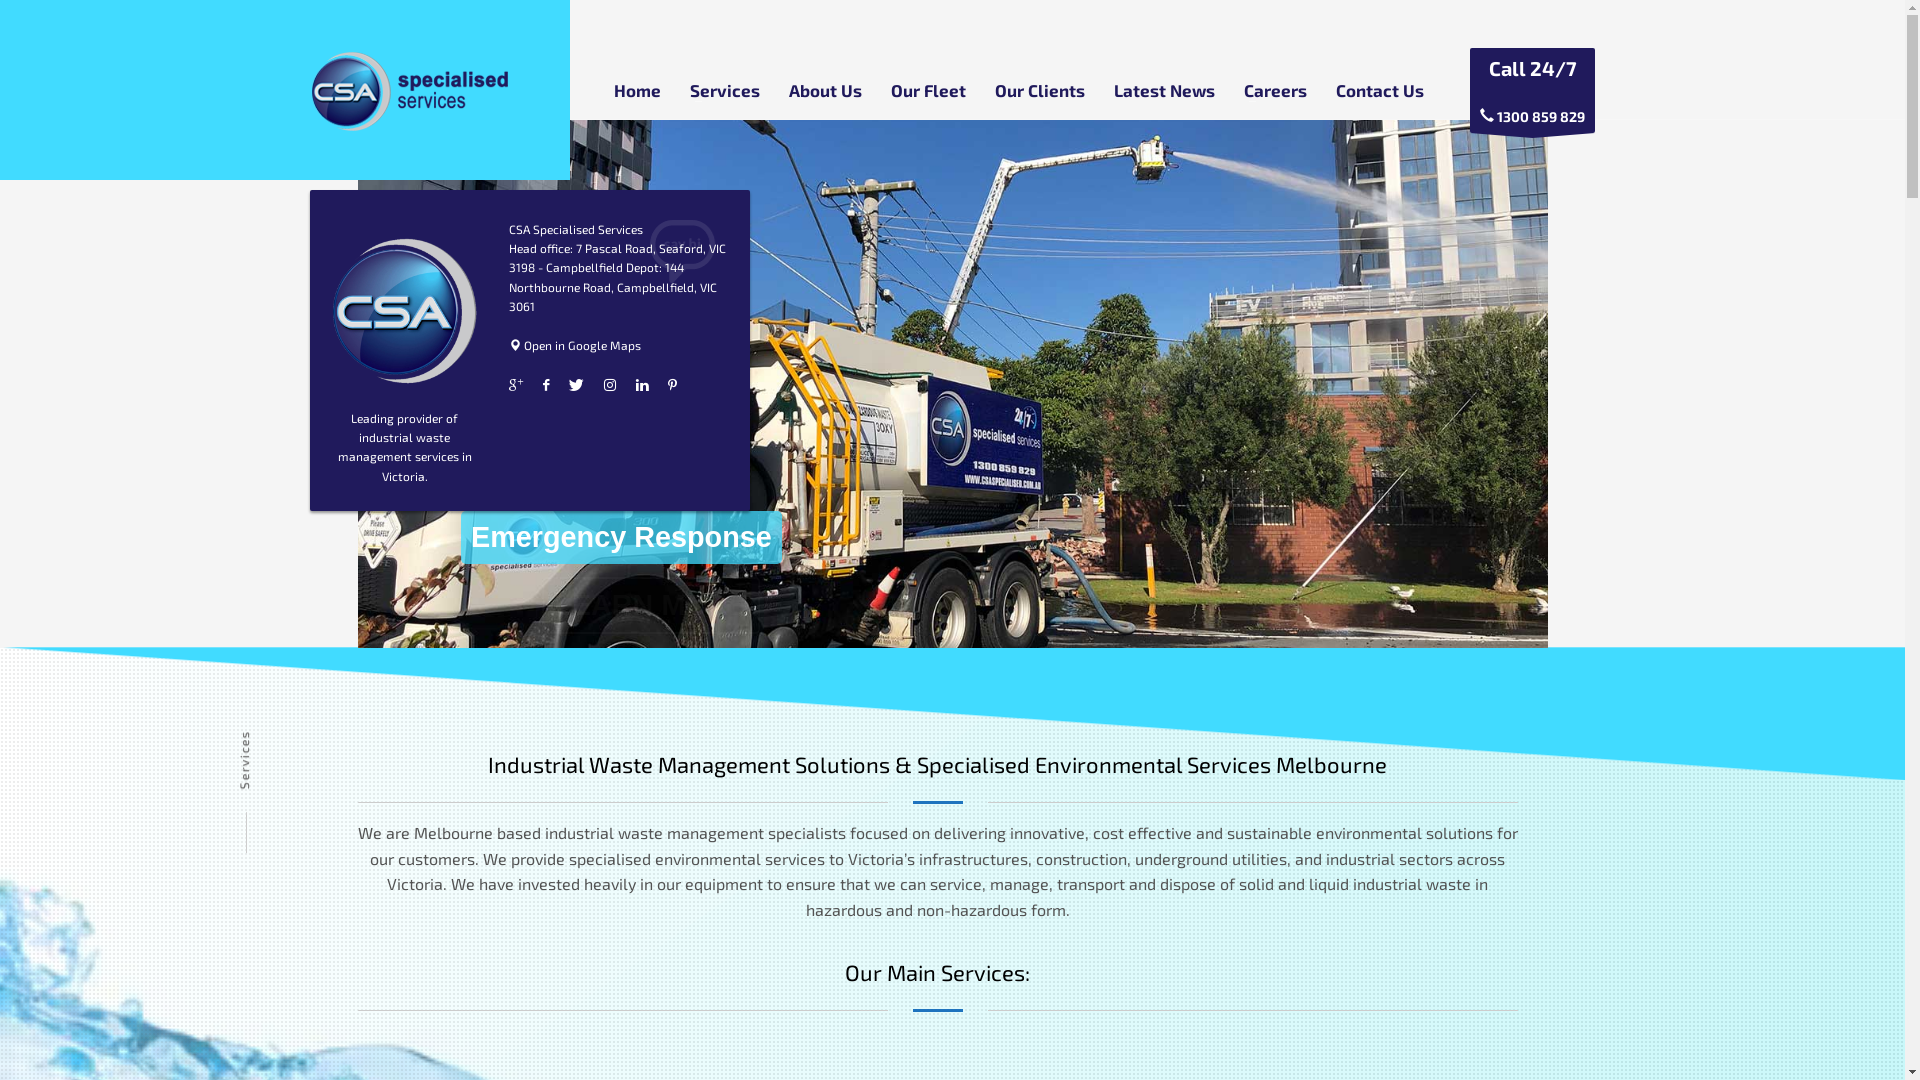 The image size is (1920, 1080). What do you see at coordinates (677, 88) in the screenshot?
I see `'Services'` at bounding box center [677, 88].